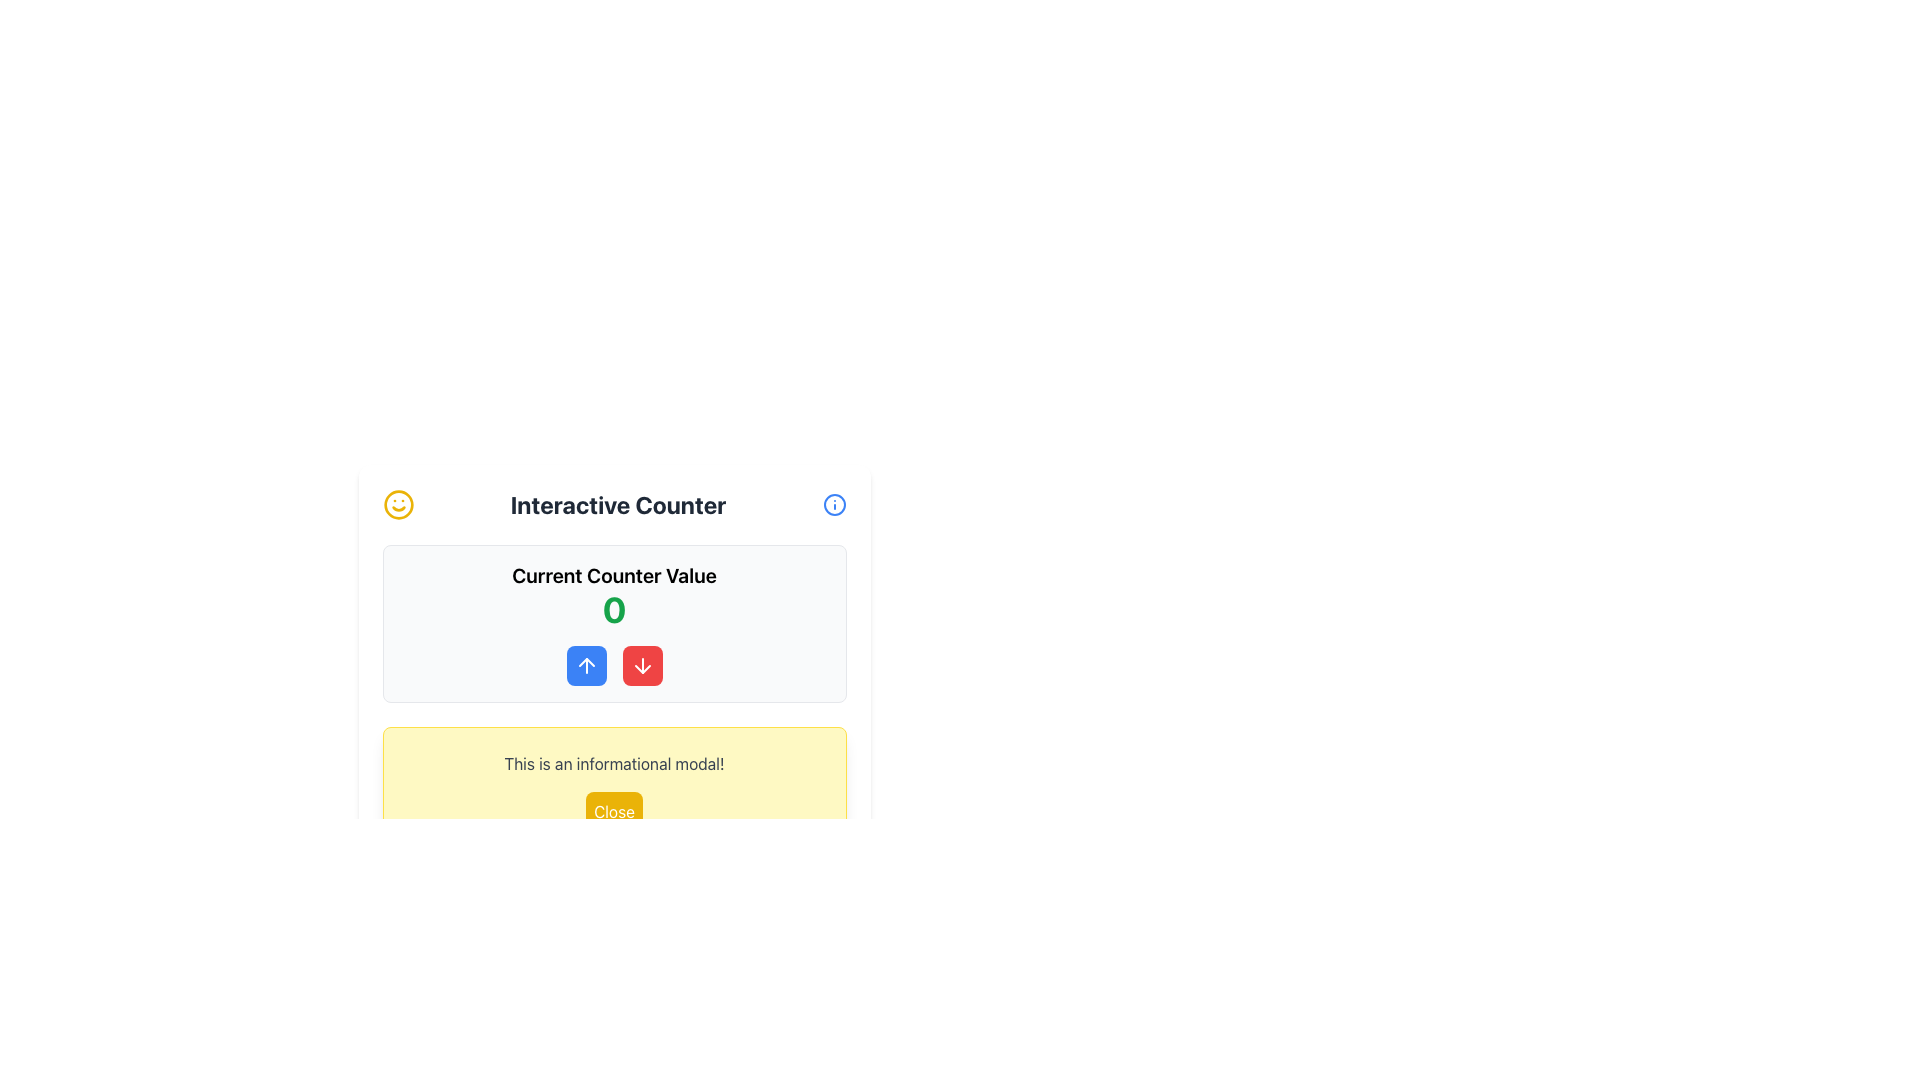 This screenshot has width=1920, height=1080. I want to click on the Heading component at the top of the card layout, so click(613, 504).